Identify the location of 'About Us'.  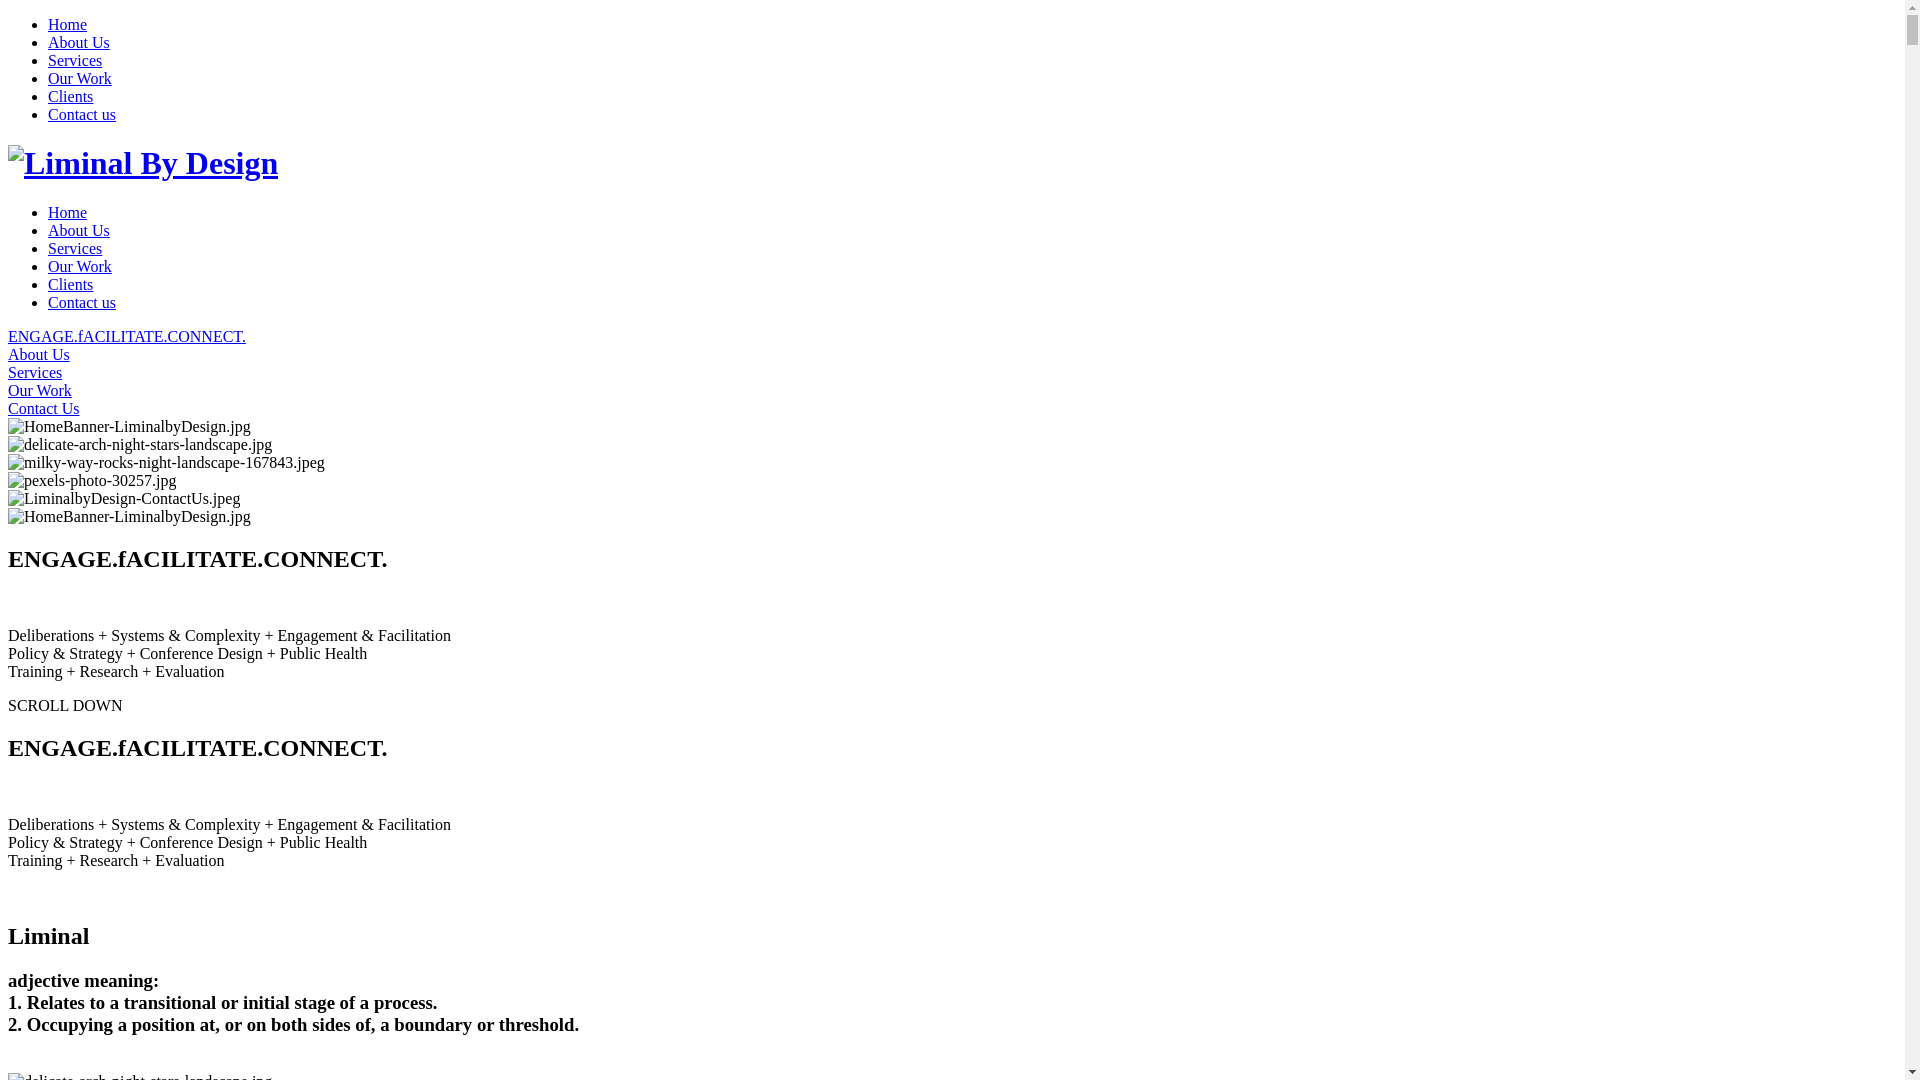
(951, 353).